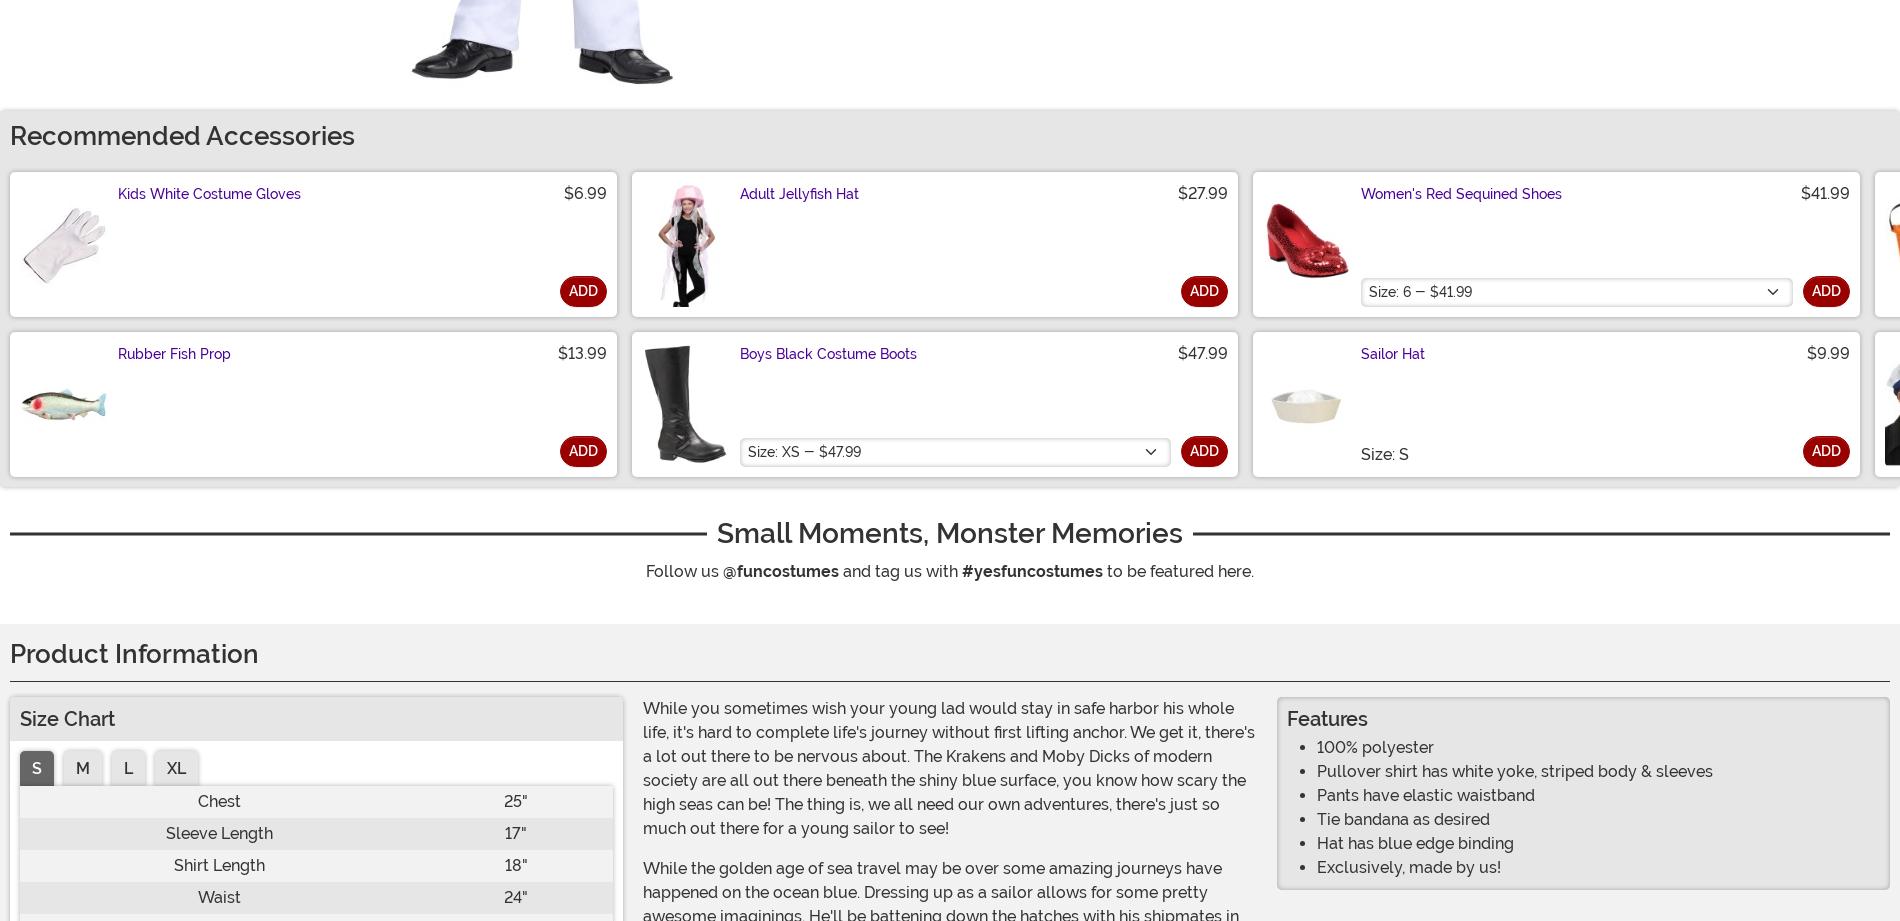  What do you see at coordinates (268, 283) in the screenshot?
I see `'There are no questions for this item yet. Be the first to ask a question!'` at bounding box center [268, 283].